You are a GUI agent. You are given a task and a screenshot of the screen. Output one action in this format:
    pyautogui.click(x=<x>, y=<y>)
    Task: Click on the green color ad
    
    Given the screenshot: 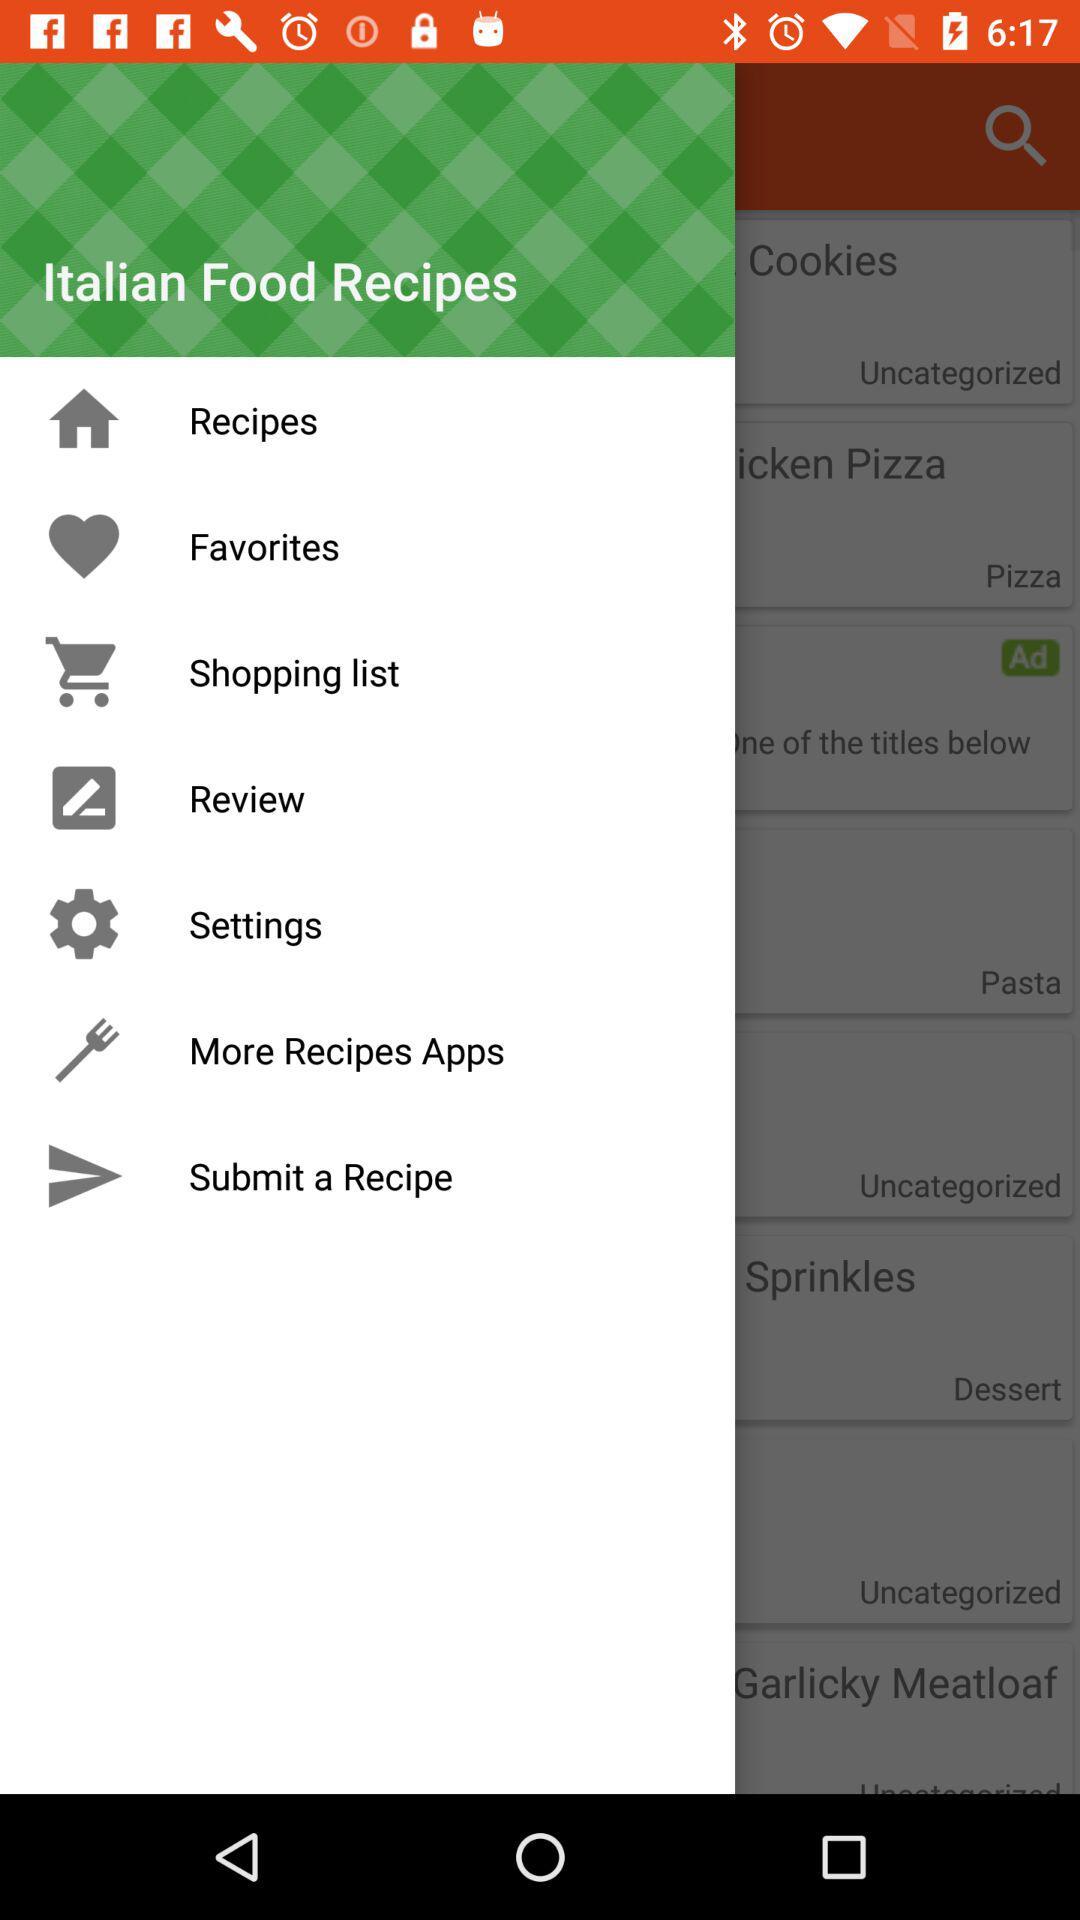 What is the action you would take?
    pyautogui.click(x=1030, y=657)
    